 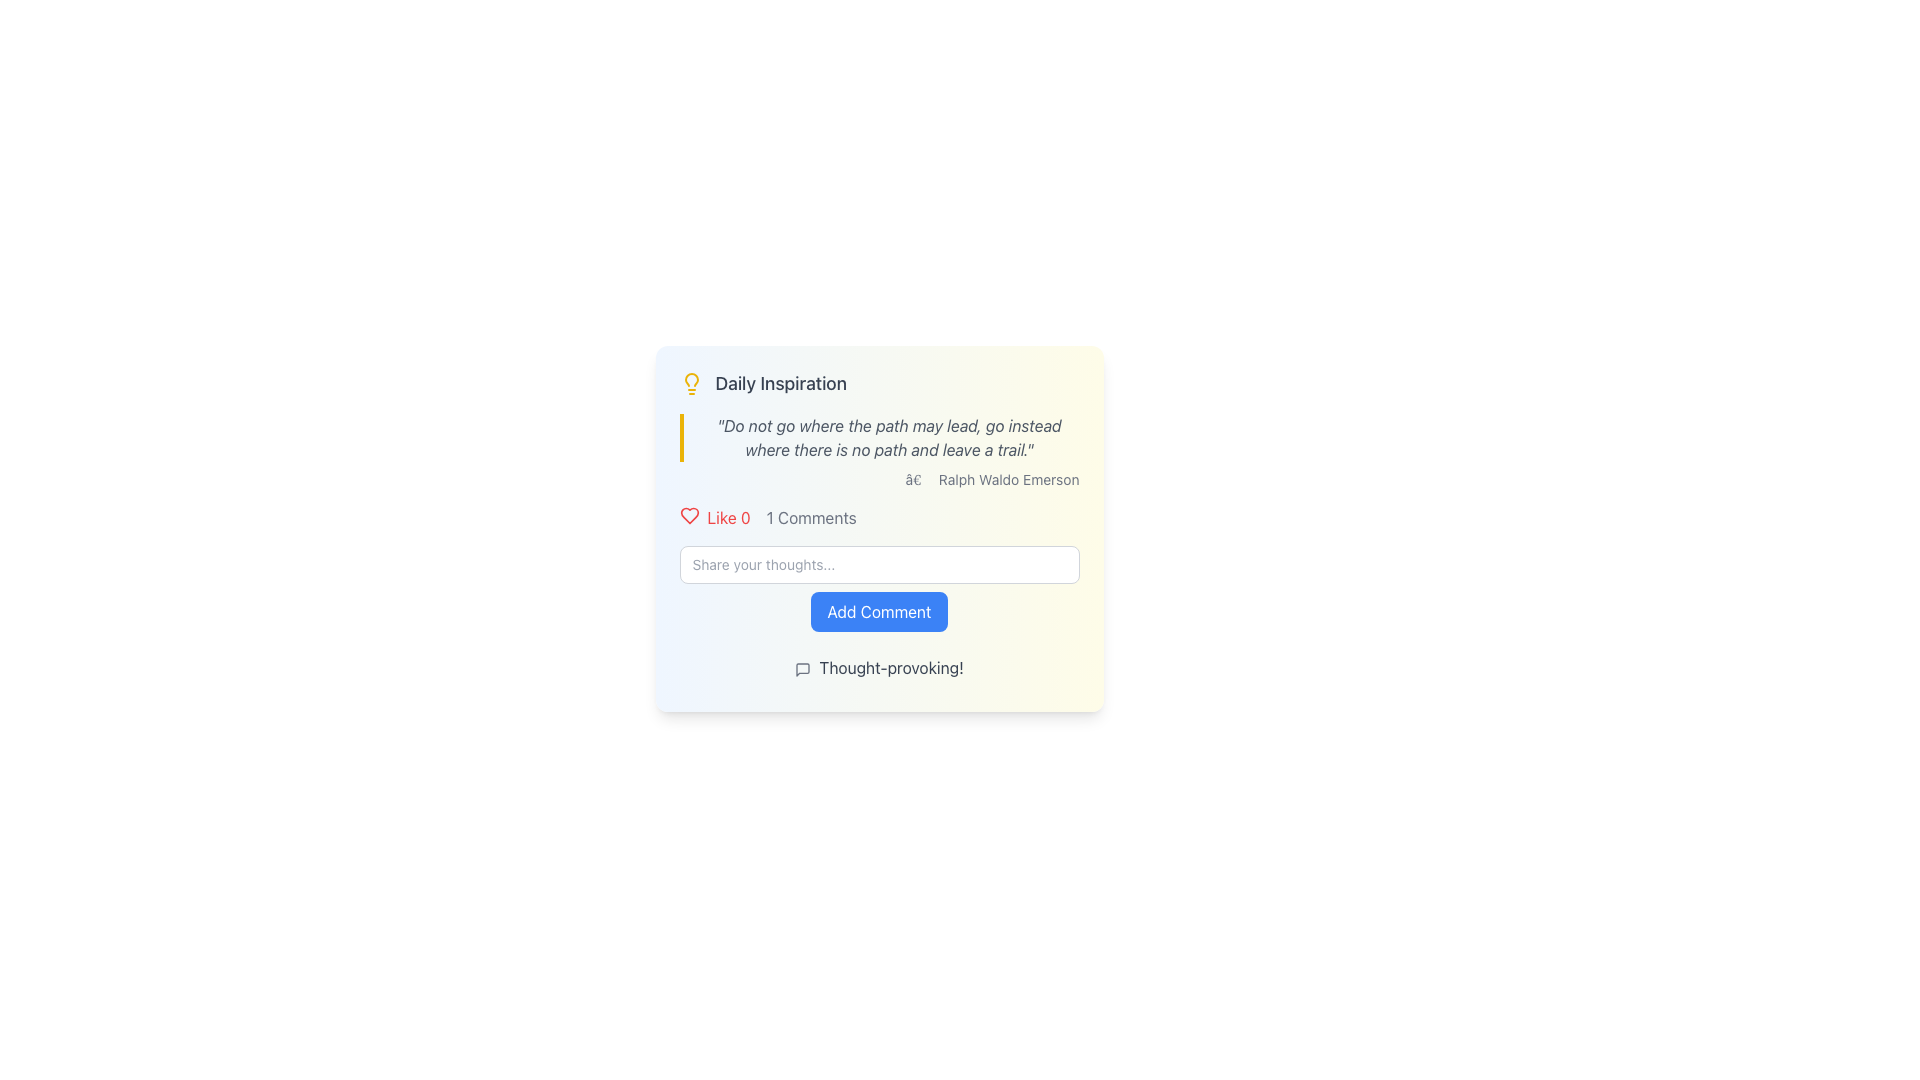 I want to click on the submit button, so click(x=879, y=588).